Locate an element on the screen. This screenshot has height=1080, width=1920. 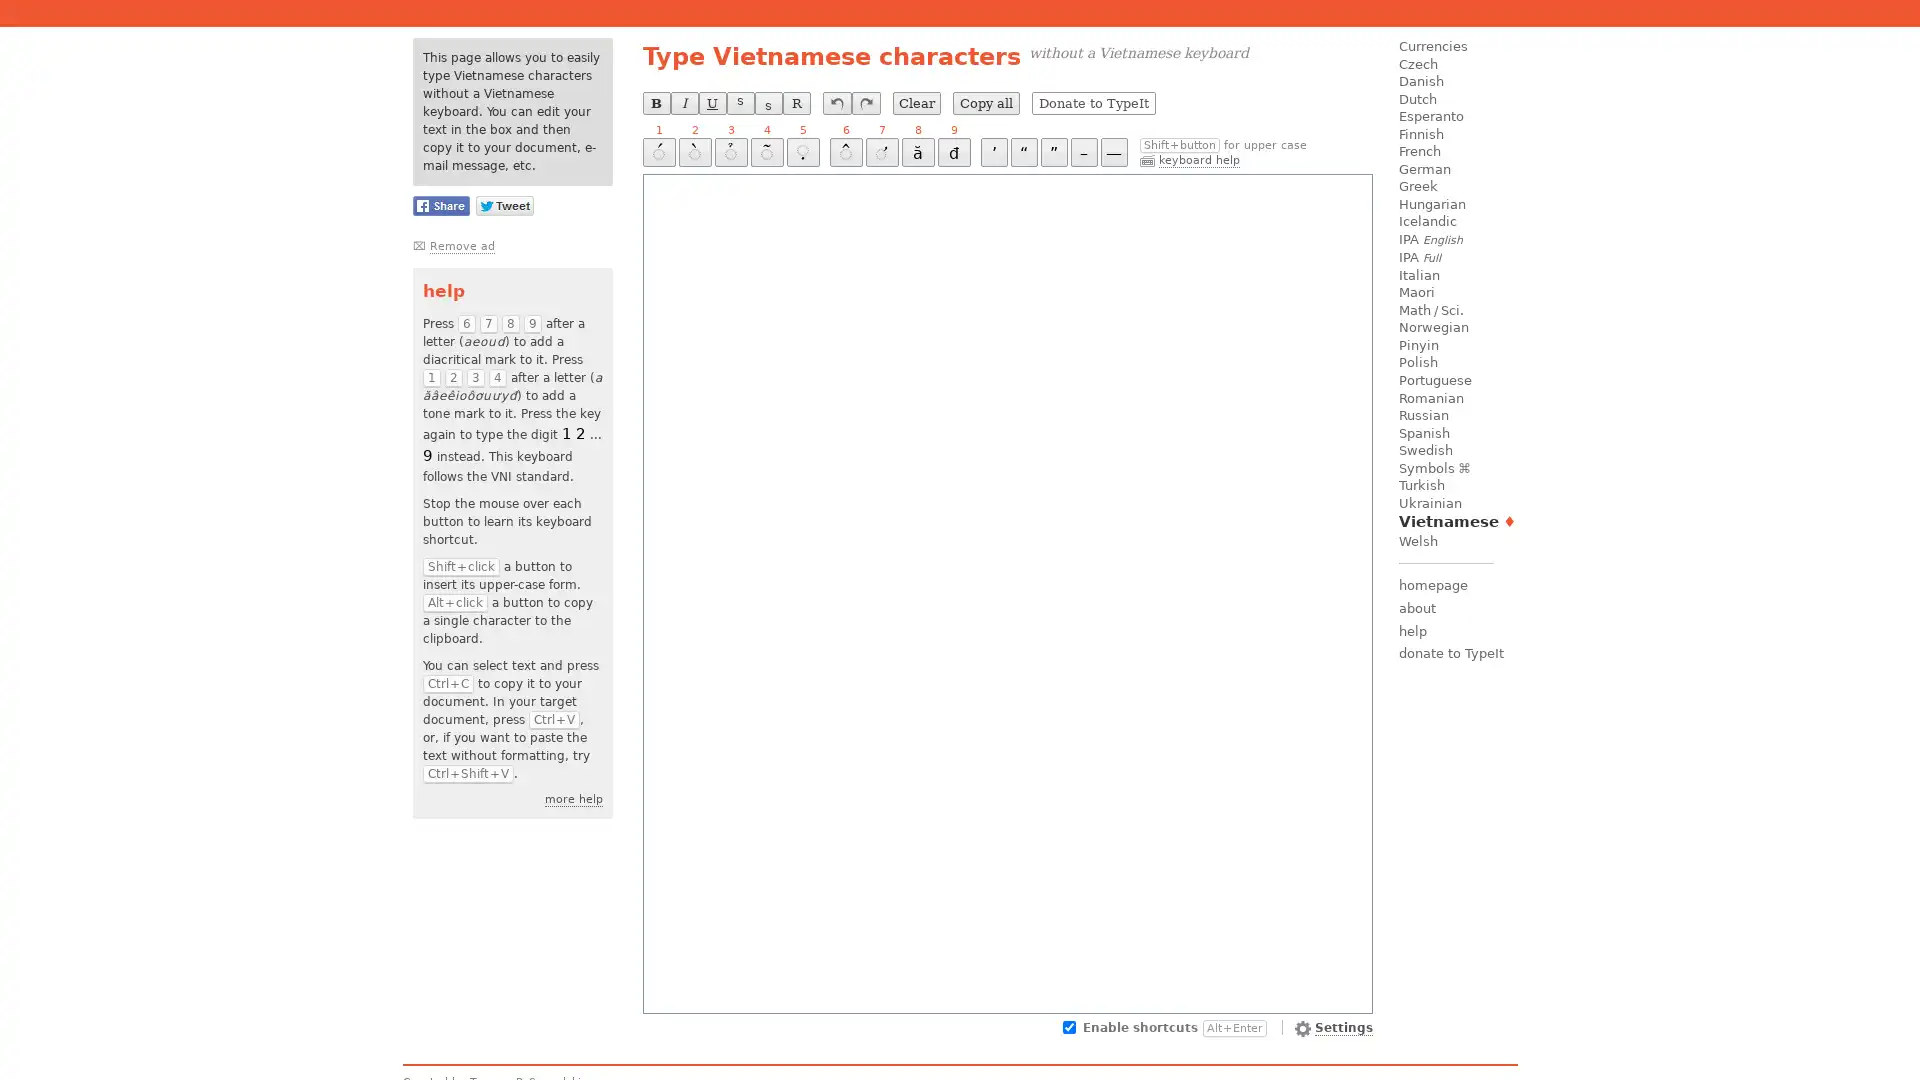
B is located at coordinates (656, 103).